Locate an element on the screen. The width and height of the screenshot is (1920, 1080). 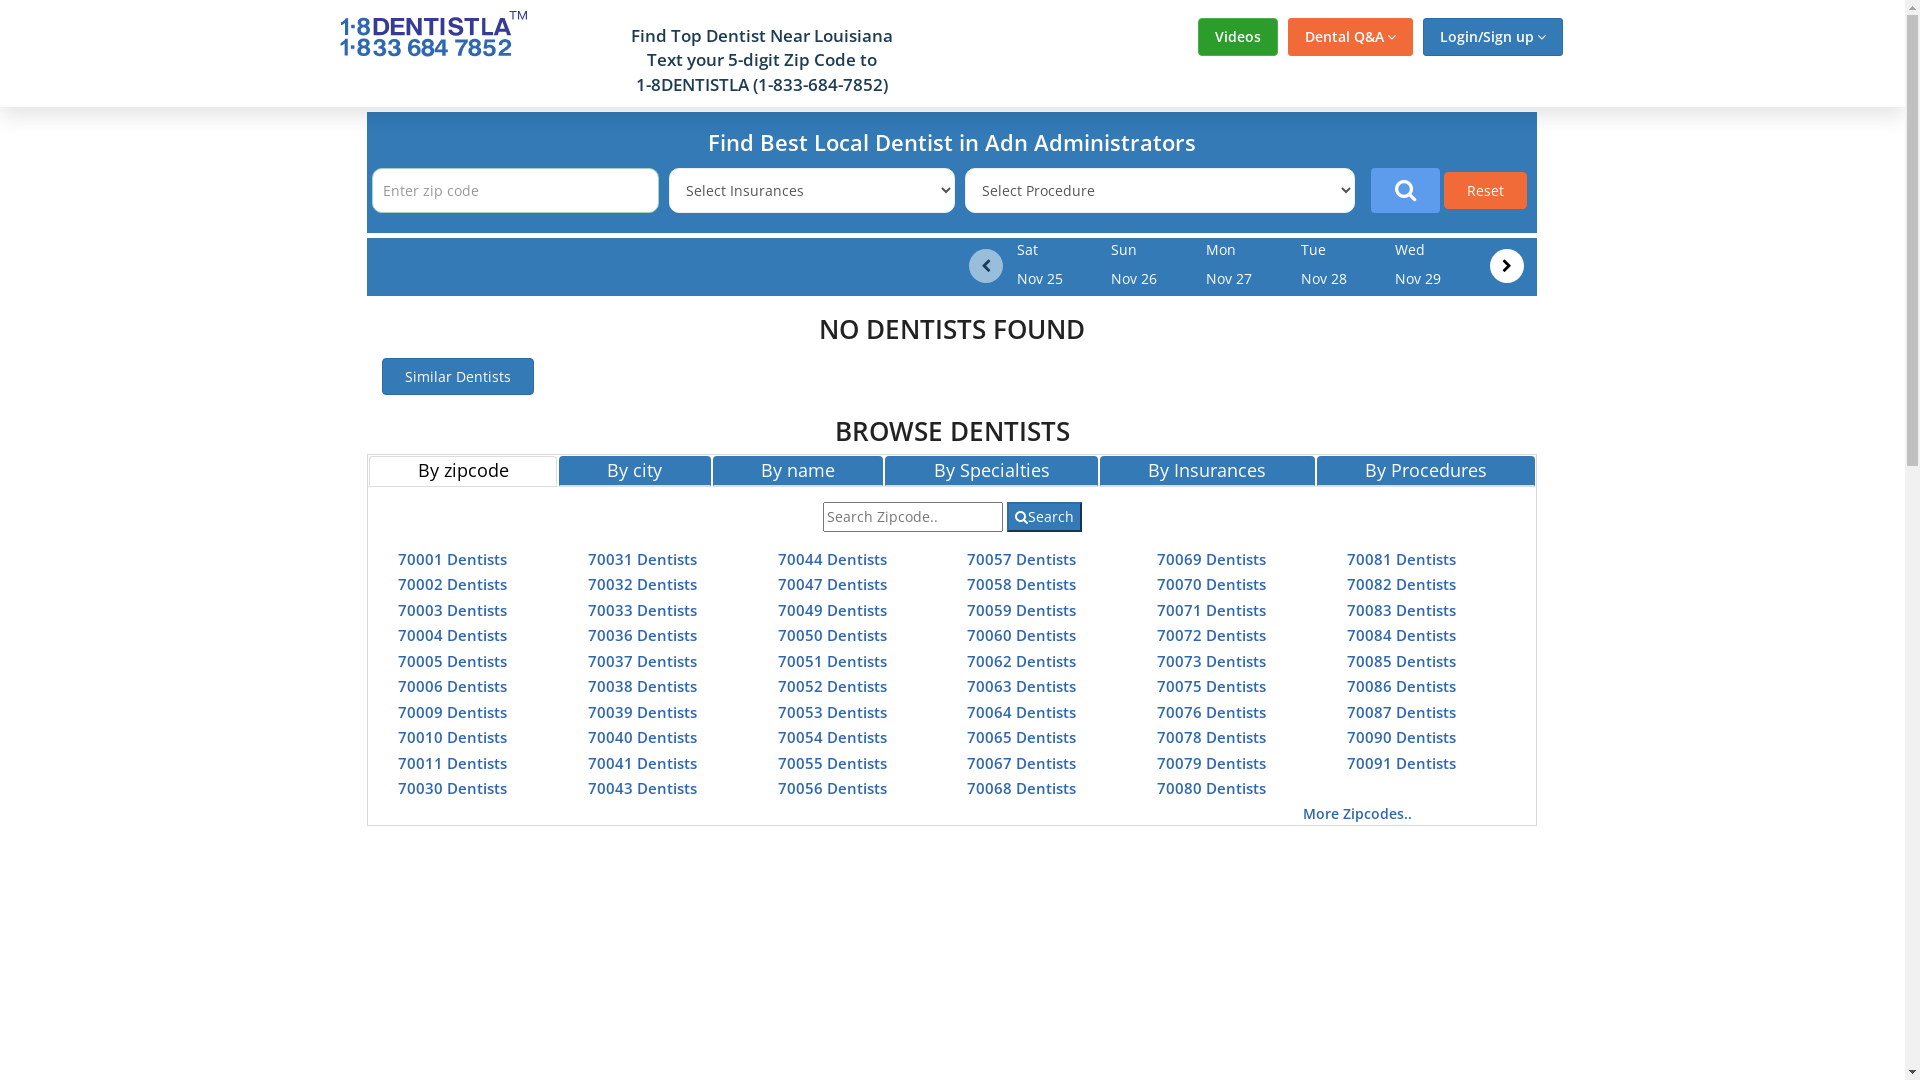
'70058 Dentists' is located at coordinates (1021, 583).